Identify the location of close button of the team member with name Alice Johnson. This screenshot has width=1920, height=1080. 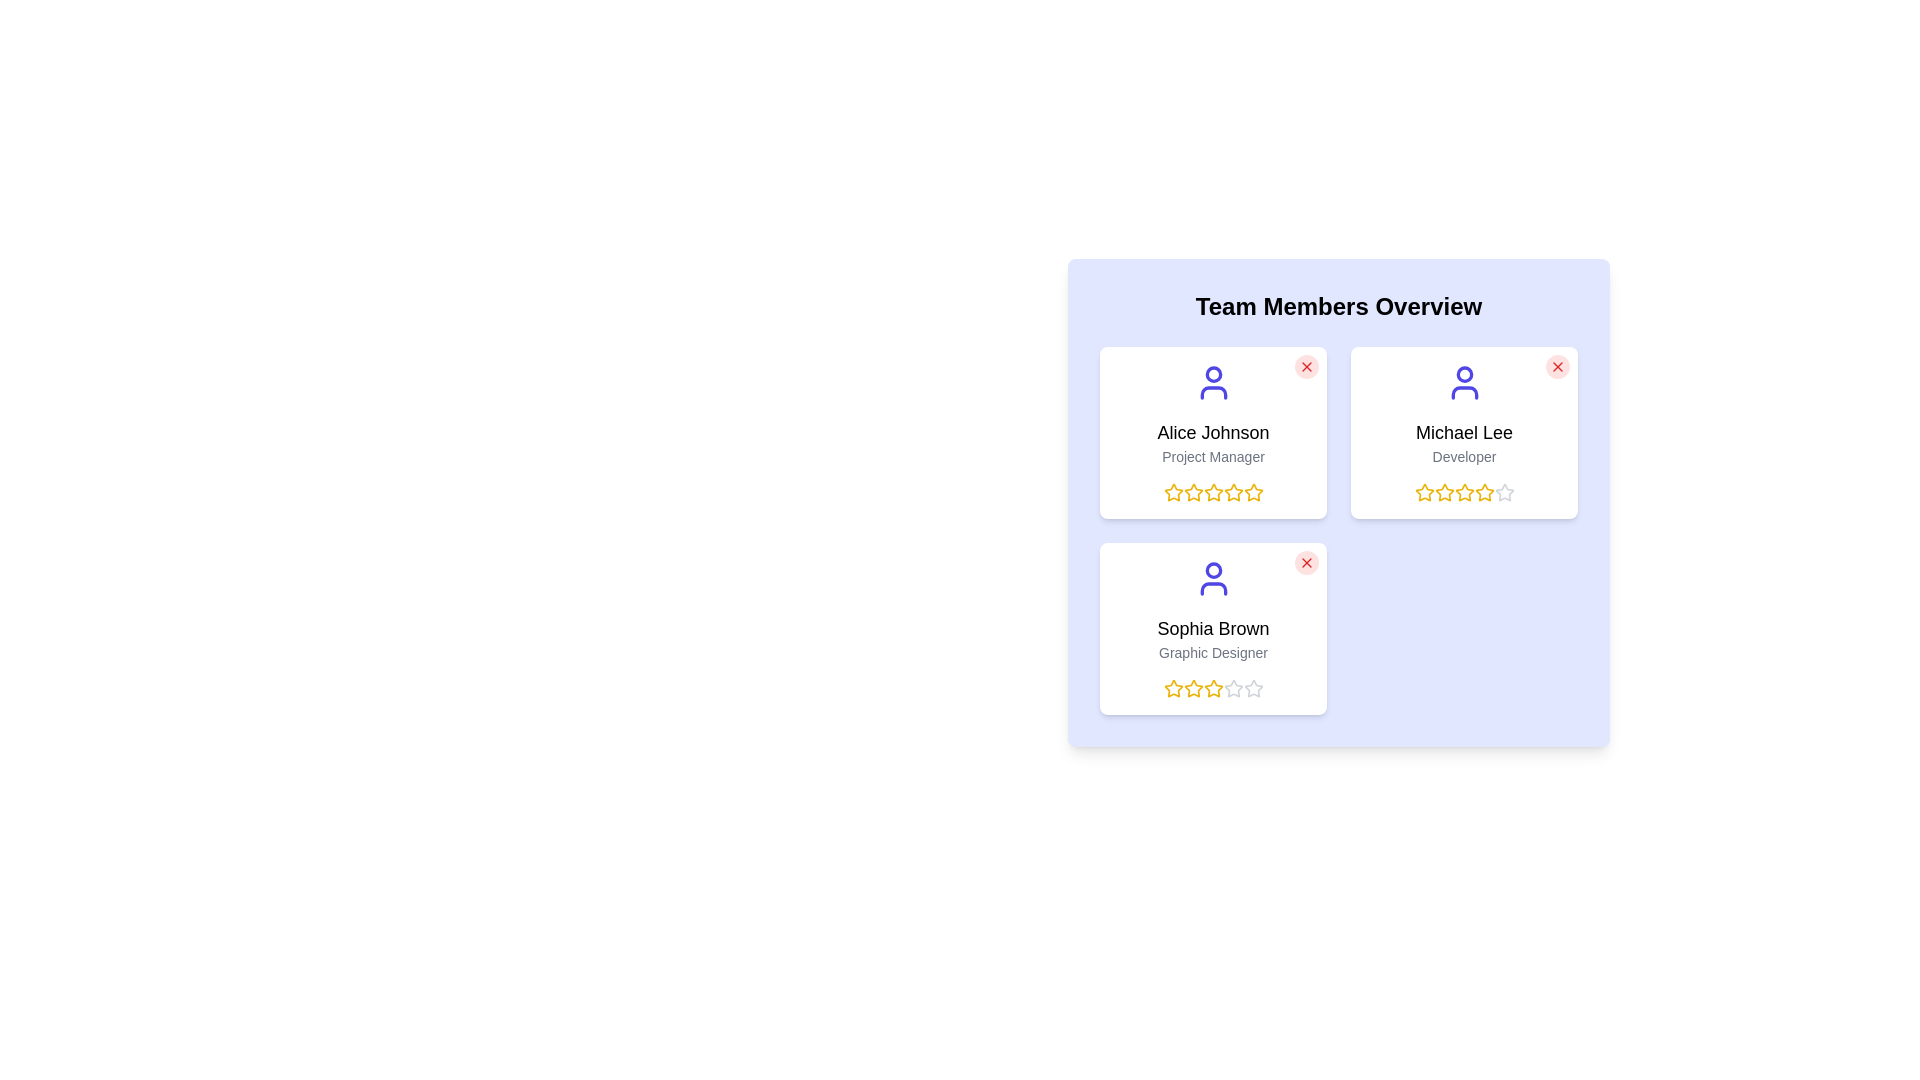
(1306, 366).